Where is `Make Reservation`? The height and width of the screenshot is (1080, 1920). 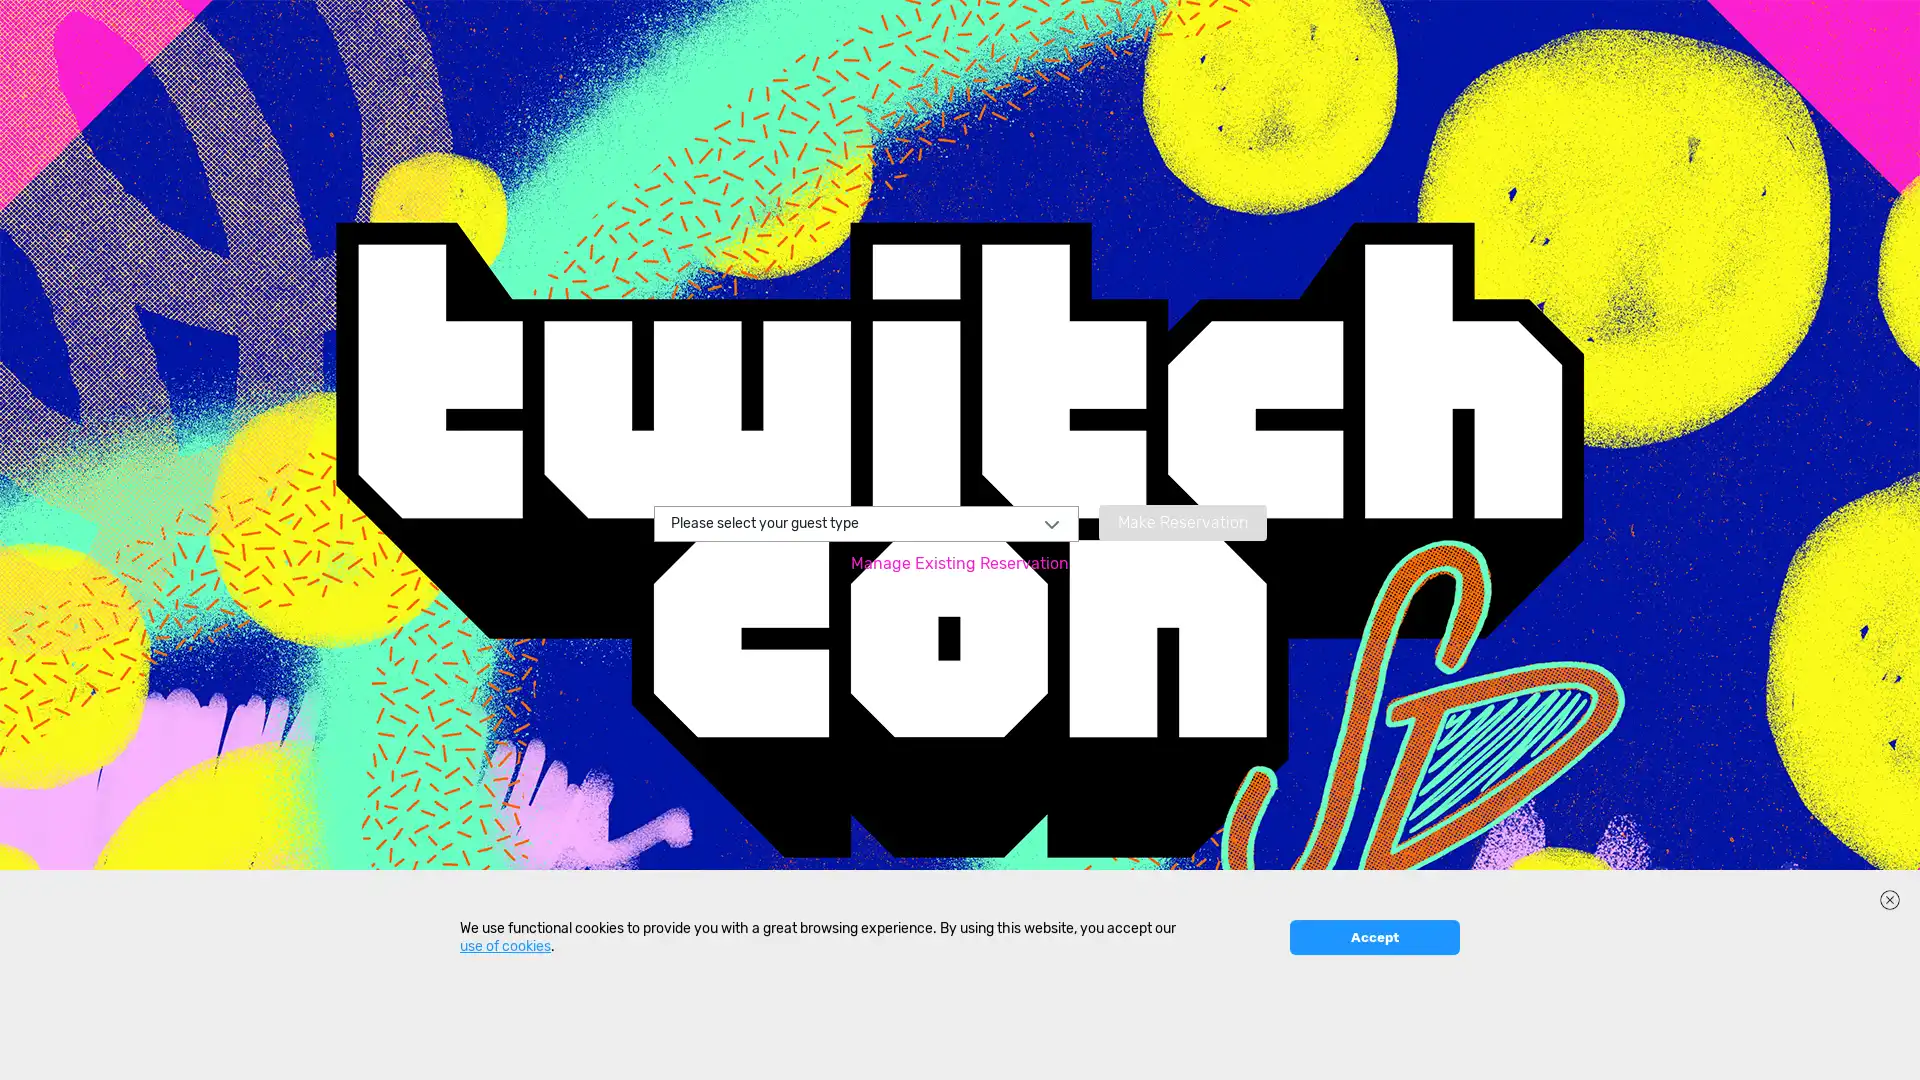 Make Reservation is located at coordinates (1181, 520).